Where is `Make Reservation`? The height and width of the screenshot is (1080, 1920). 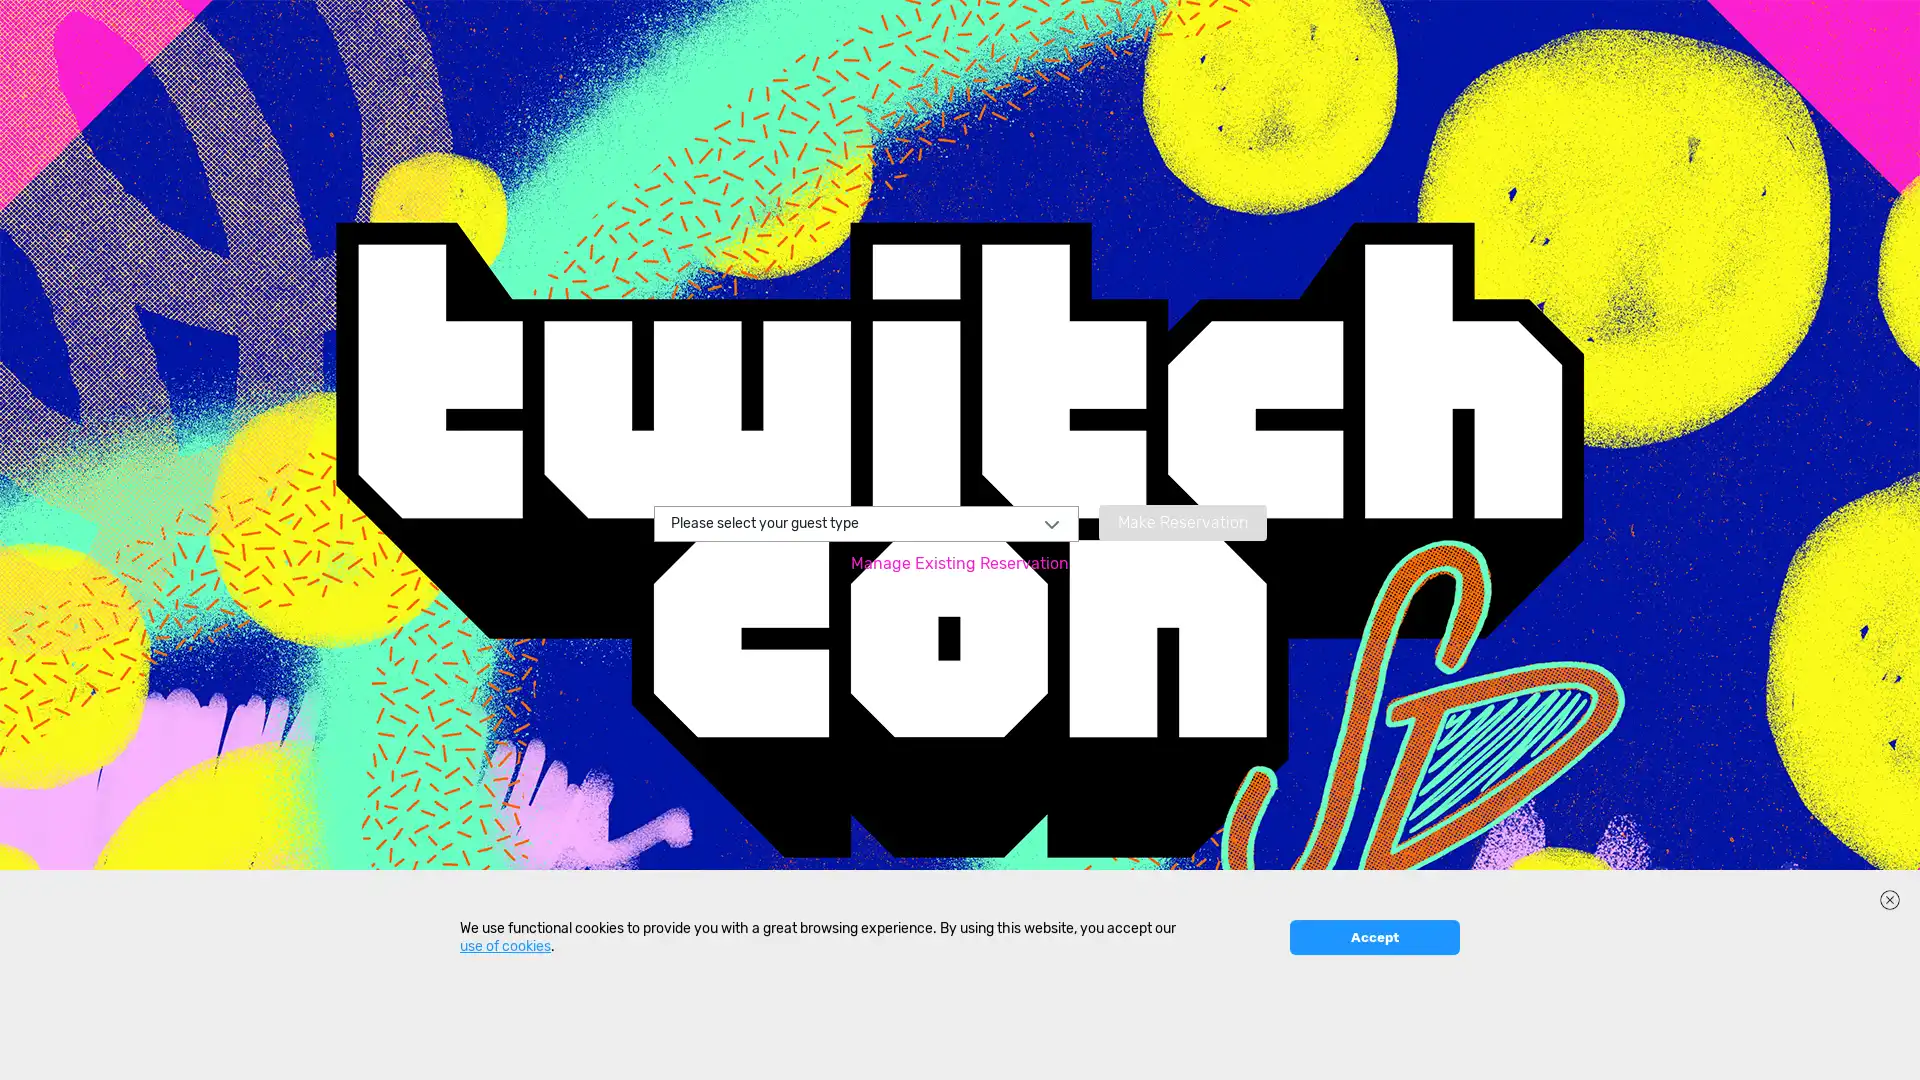 Make Reservation is located at coordinates (1181, 520).